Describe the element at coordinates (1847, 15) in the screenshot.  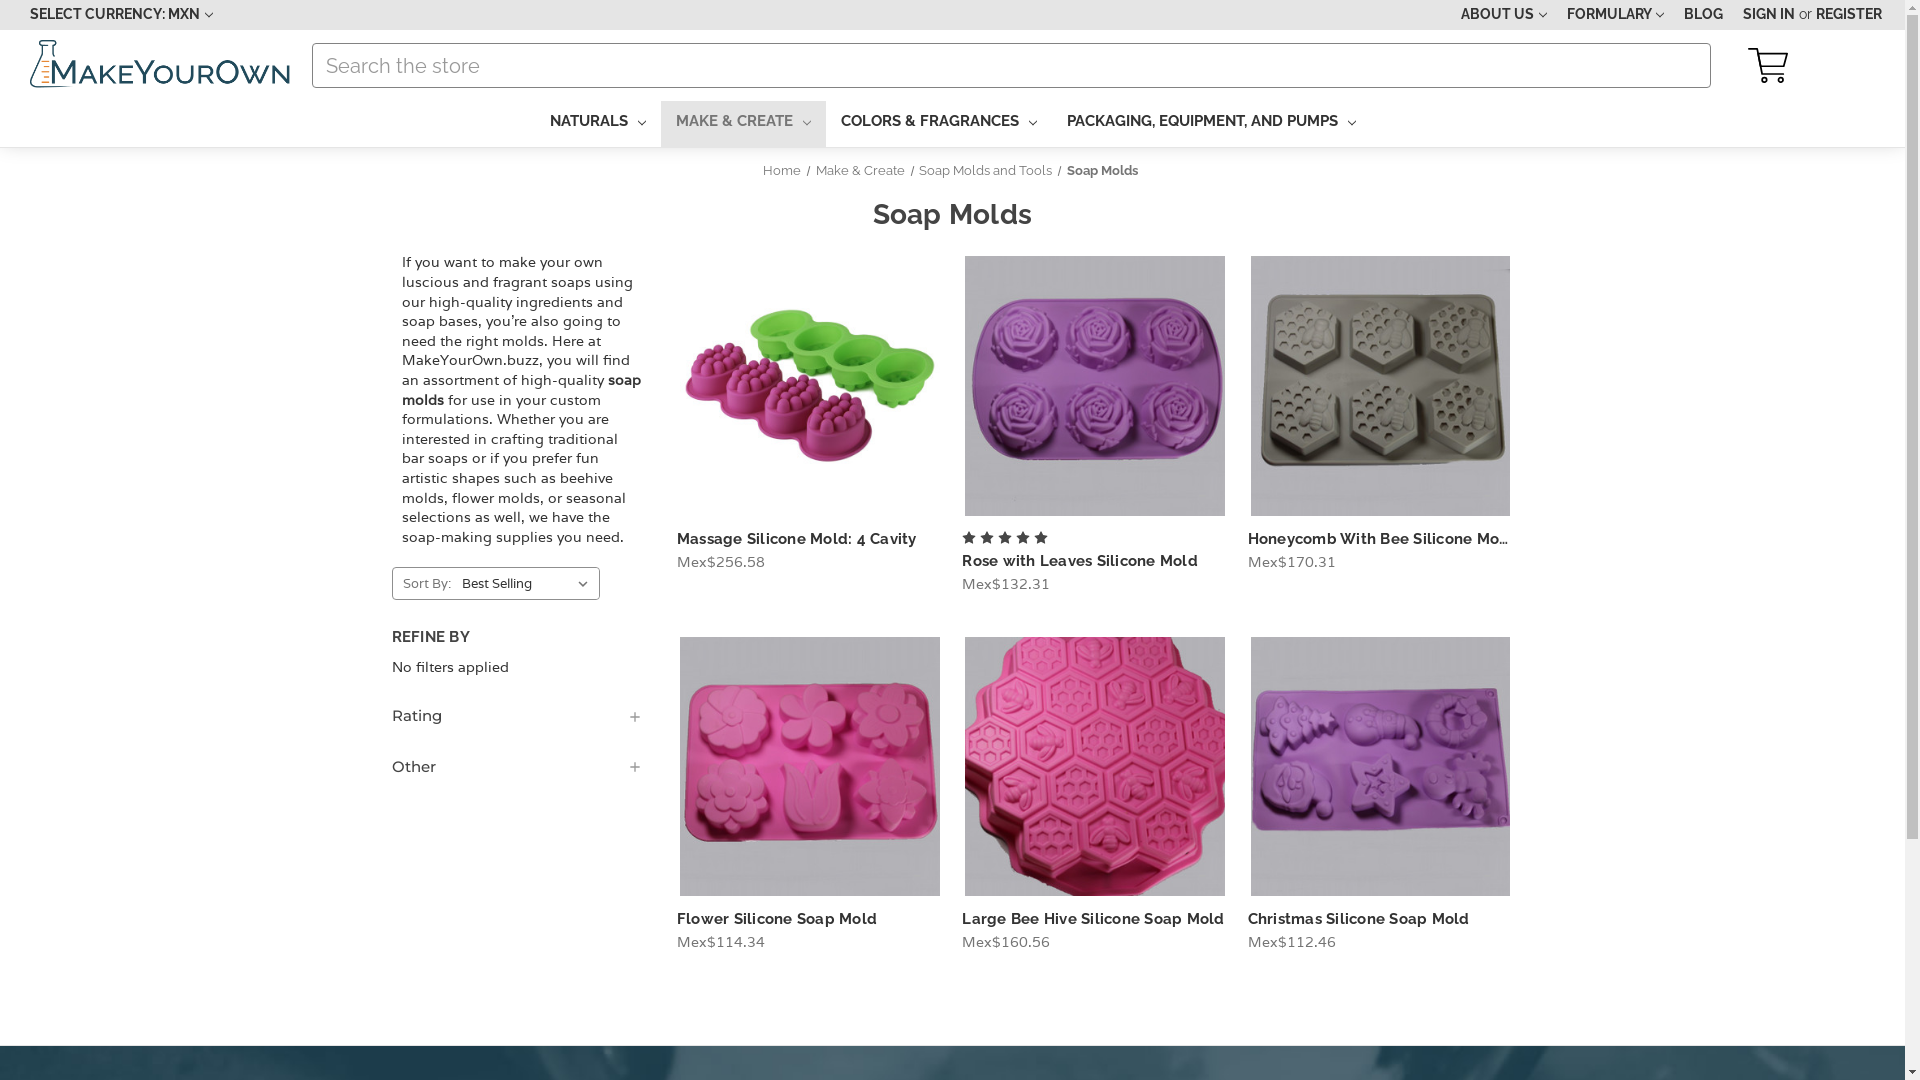
I see `'REGISTER'` at that location.